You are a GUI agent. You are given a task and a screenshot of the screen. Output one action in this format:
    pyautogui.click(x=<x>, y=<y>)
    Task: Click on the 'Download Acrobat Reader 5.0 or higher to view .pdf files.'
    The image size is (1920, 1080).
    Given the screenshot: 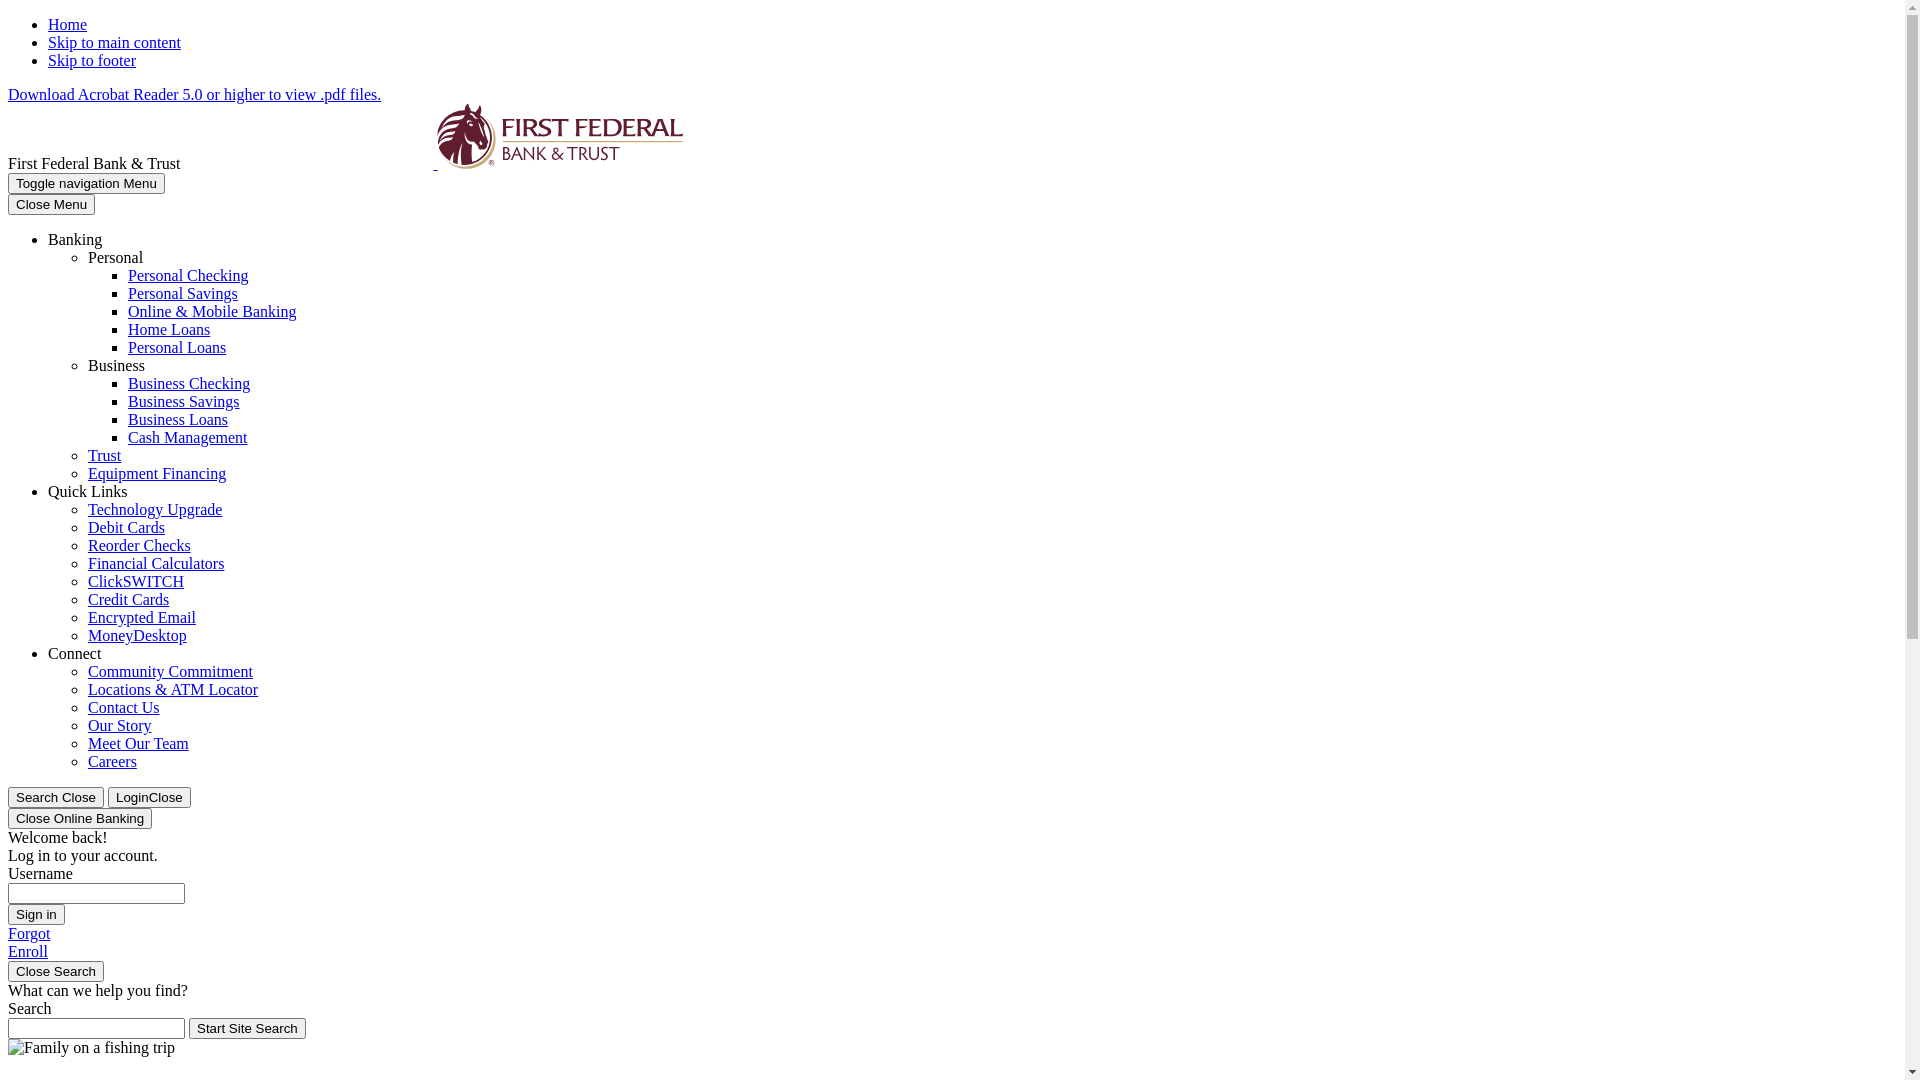 What is the action you would take?
    pyautogui.click(x=194, y=94)
    